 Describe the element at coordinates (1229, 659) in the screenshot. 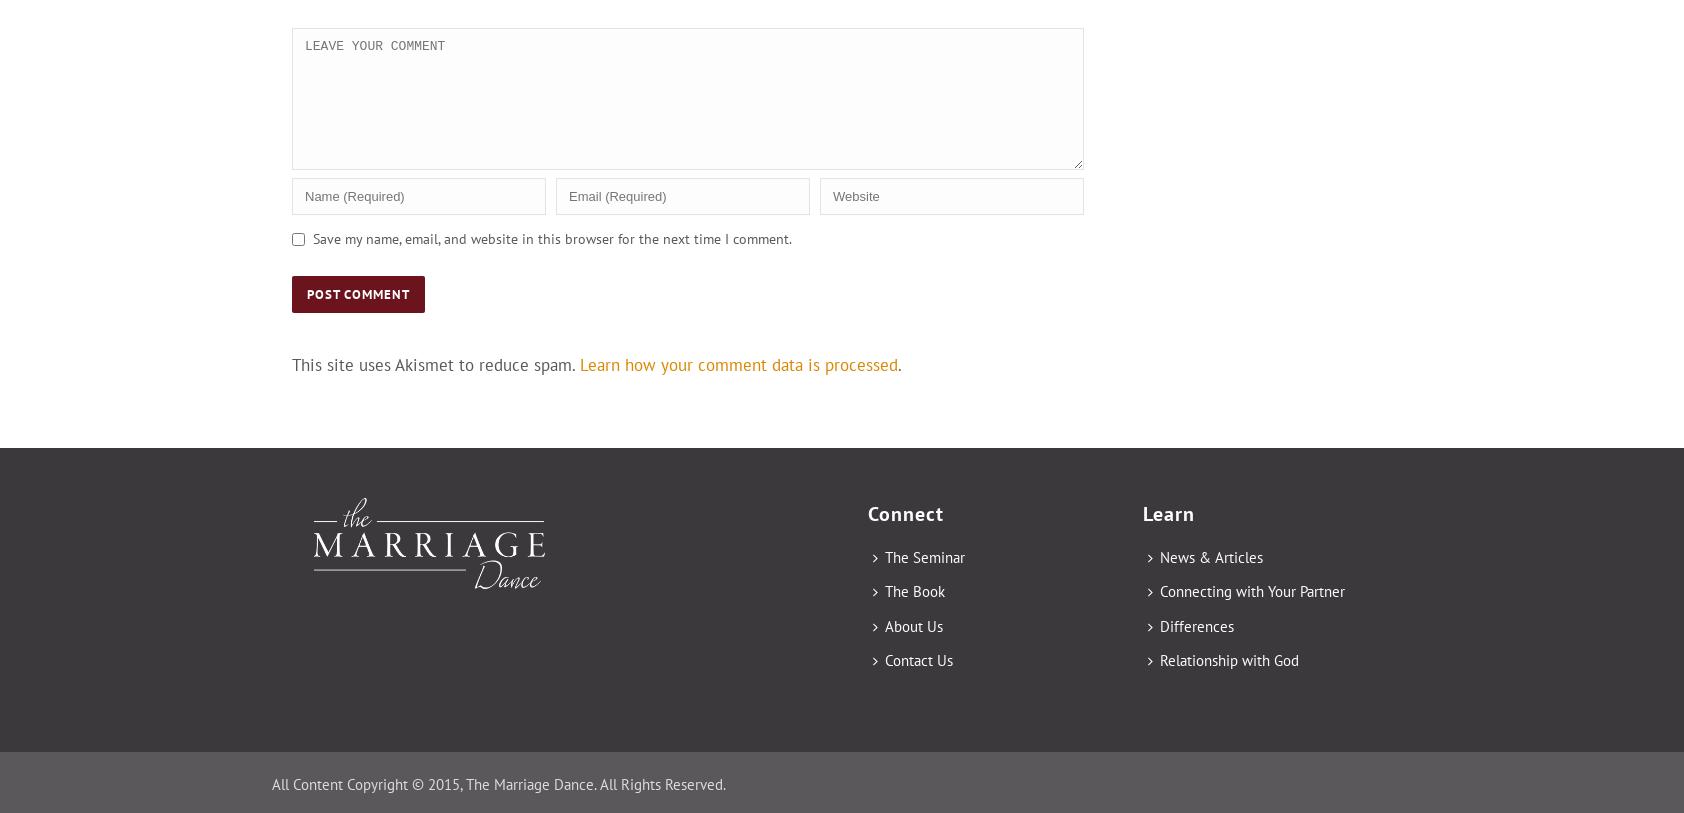

I see `'Relationship with God'` at that location.